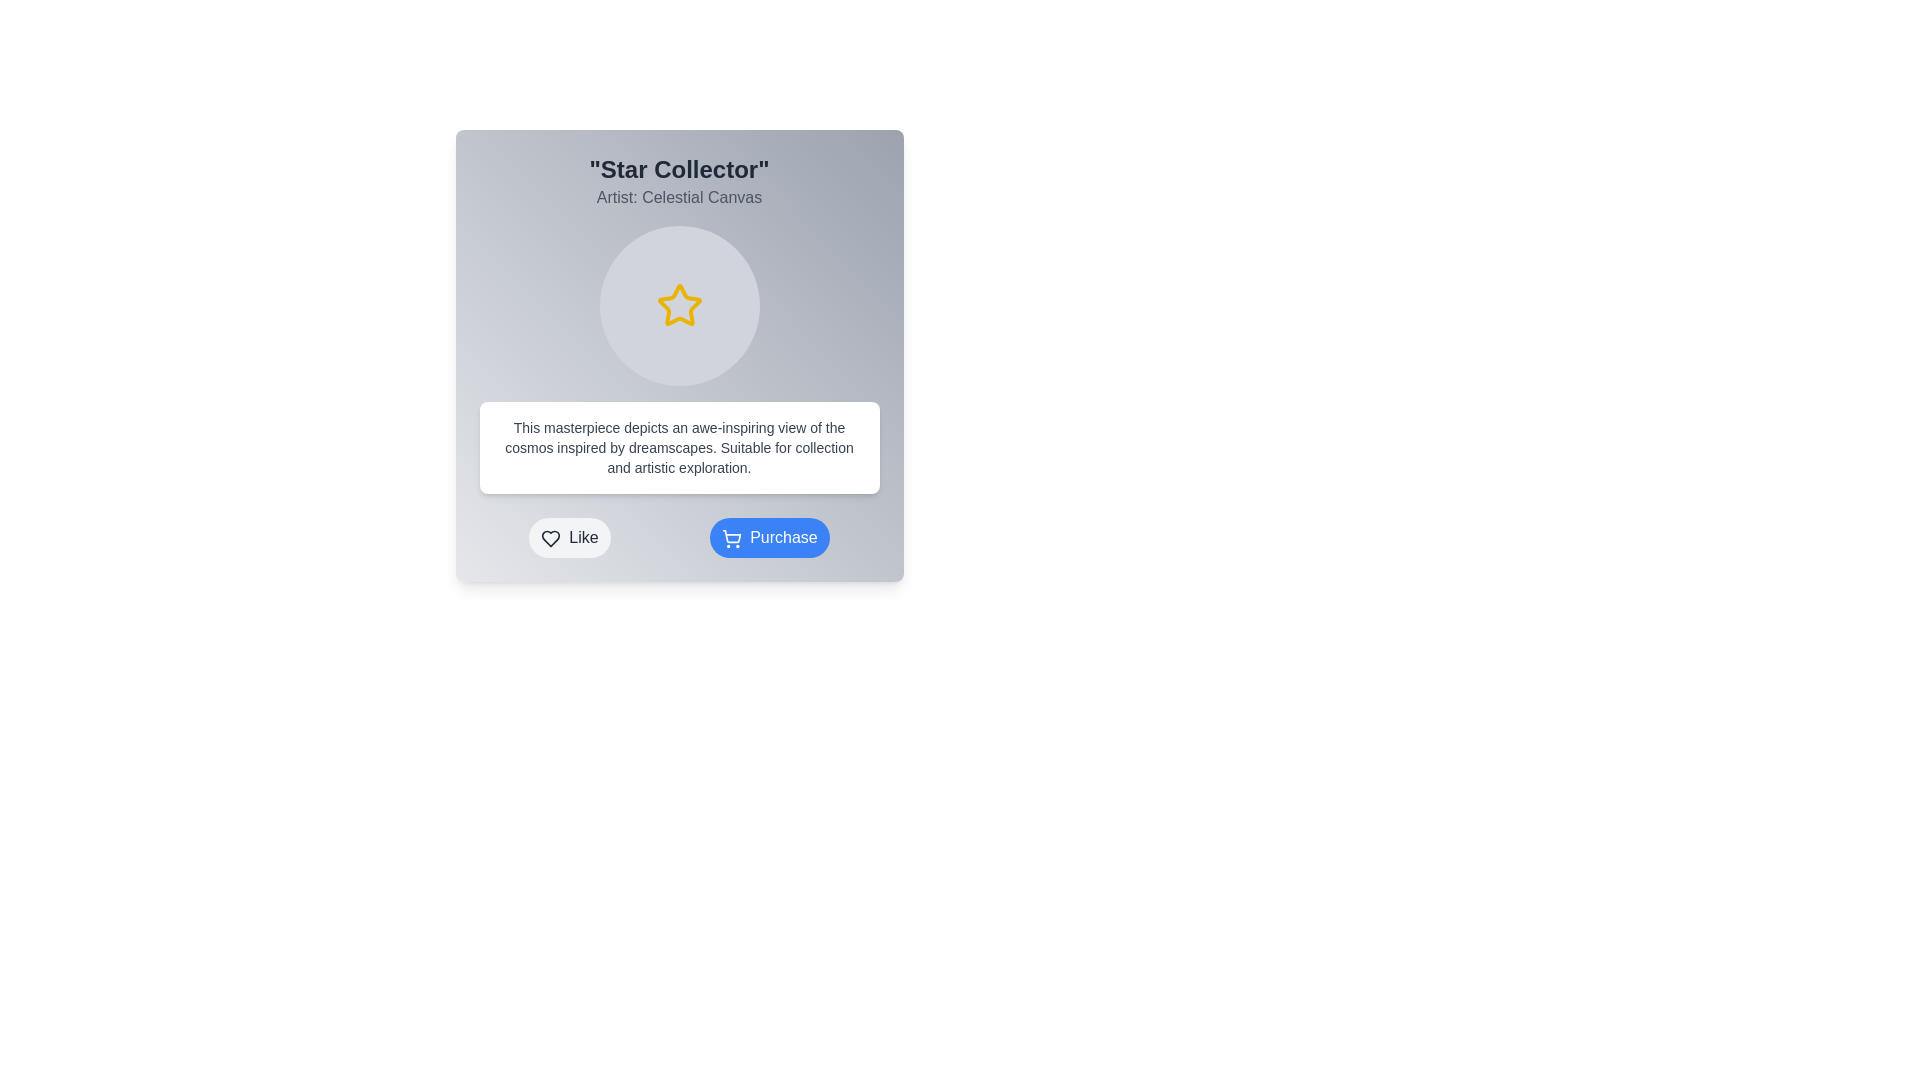 Image resolution: width=1920 pixels, height=1080 pixels. I want to click on the decorative star icon located at the center of the circular area within the card component titled 'Star Collector', so click(679, 305).